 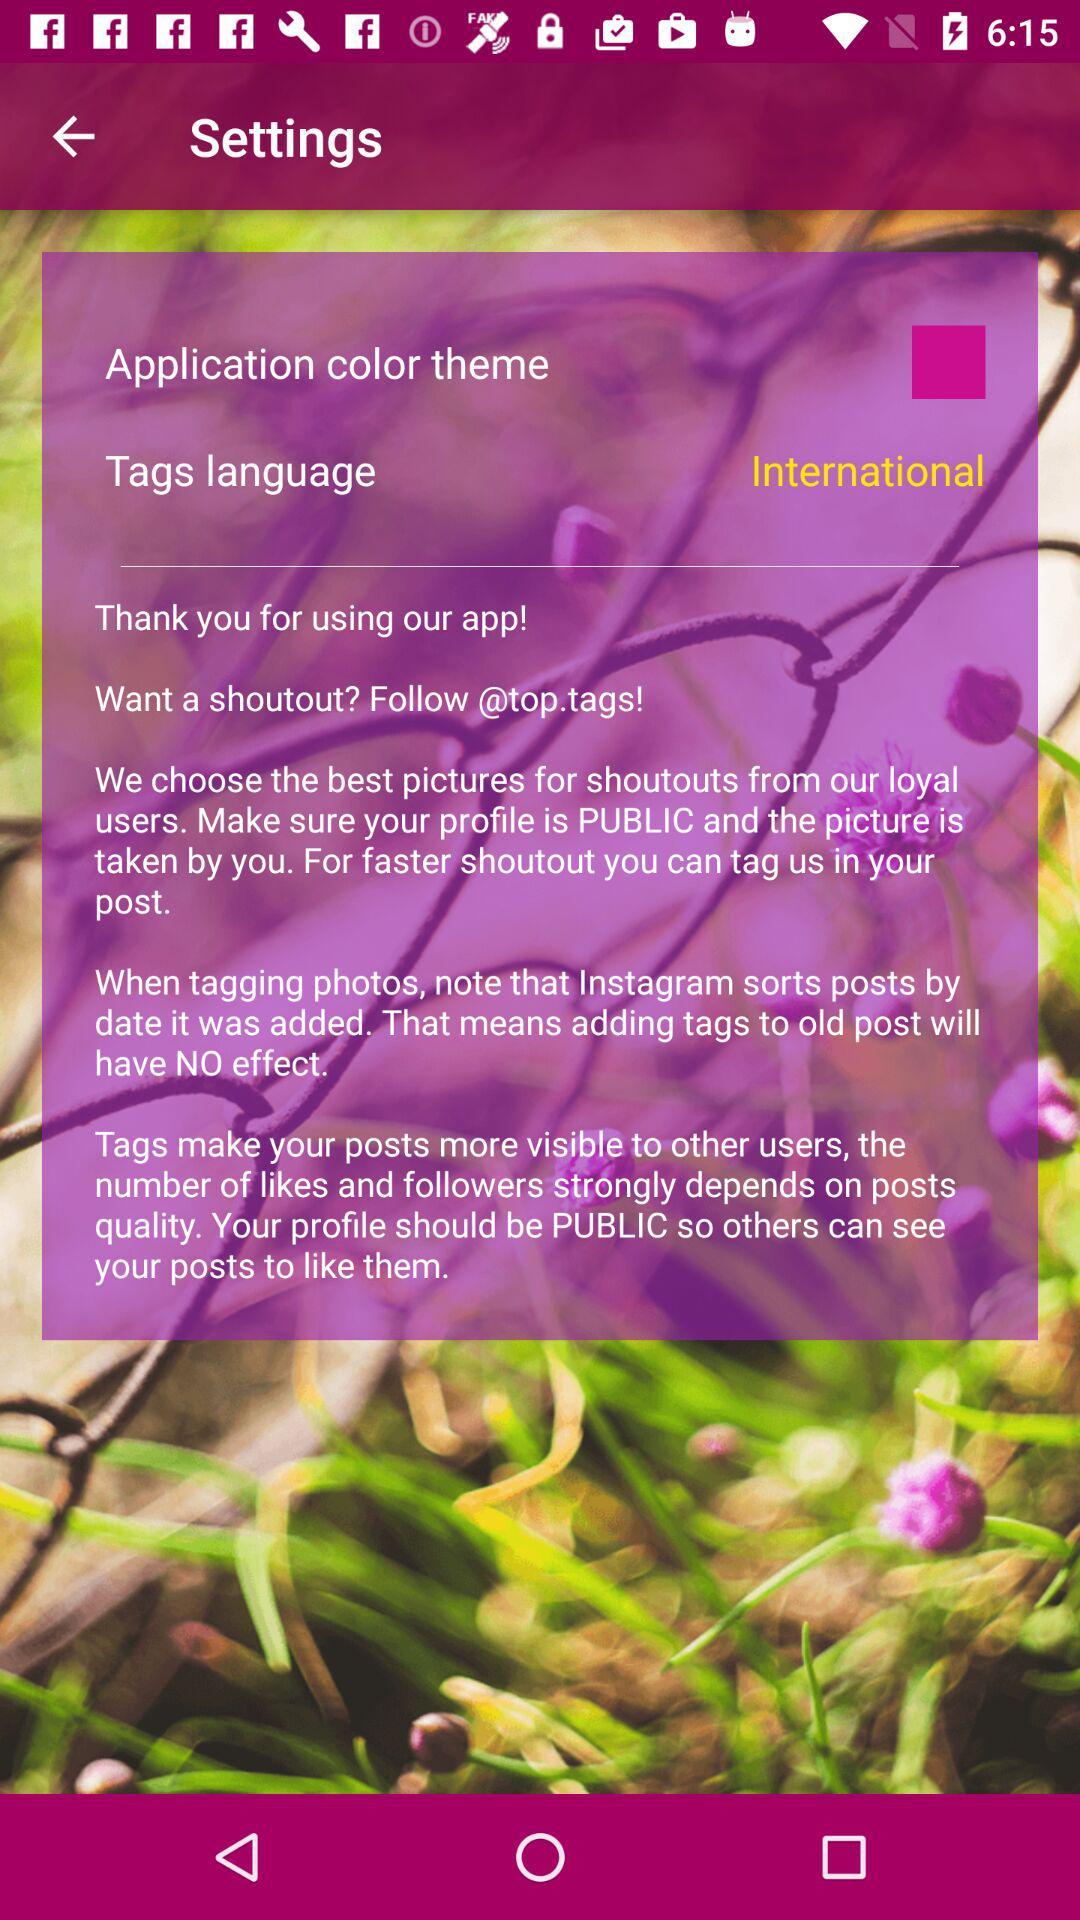 I want to click on the item next to settings item, so click(x=72, y=135).